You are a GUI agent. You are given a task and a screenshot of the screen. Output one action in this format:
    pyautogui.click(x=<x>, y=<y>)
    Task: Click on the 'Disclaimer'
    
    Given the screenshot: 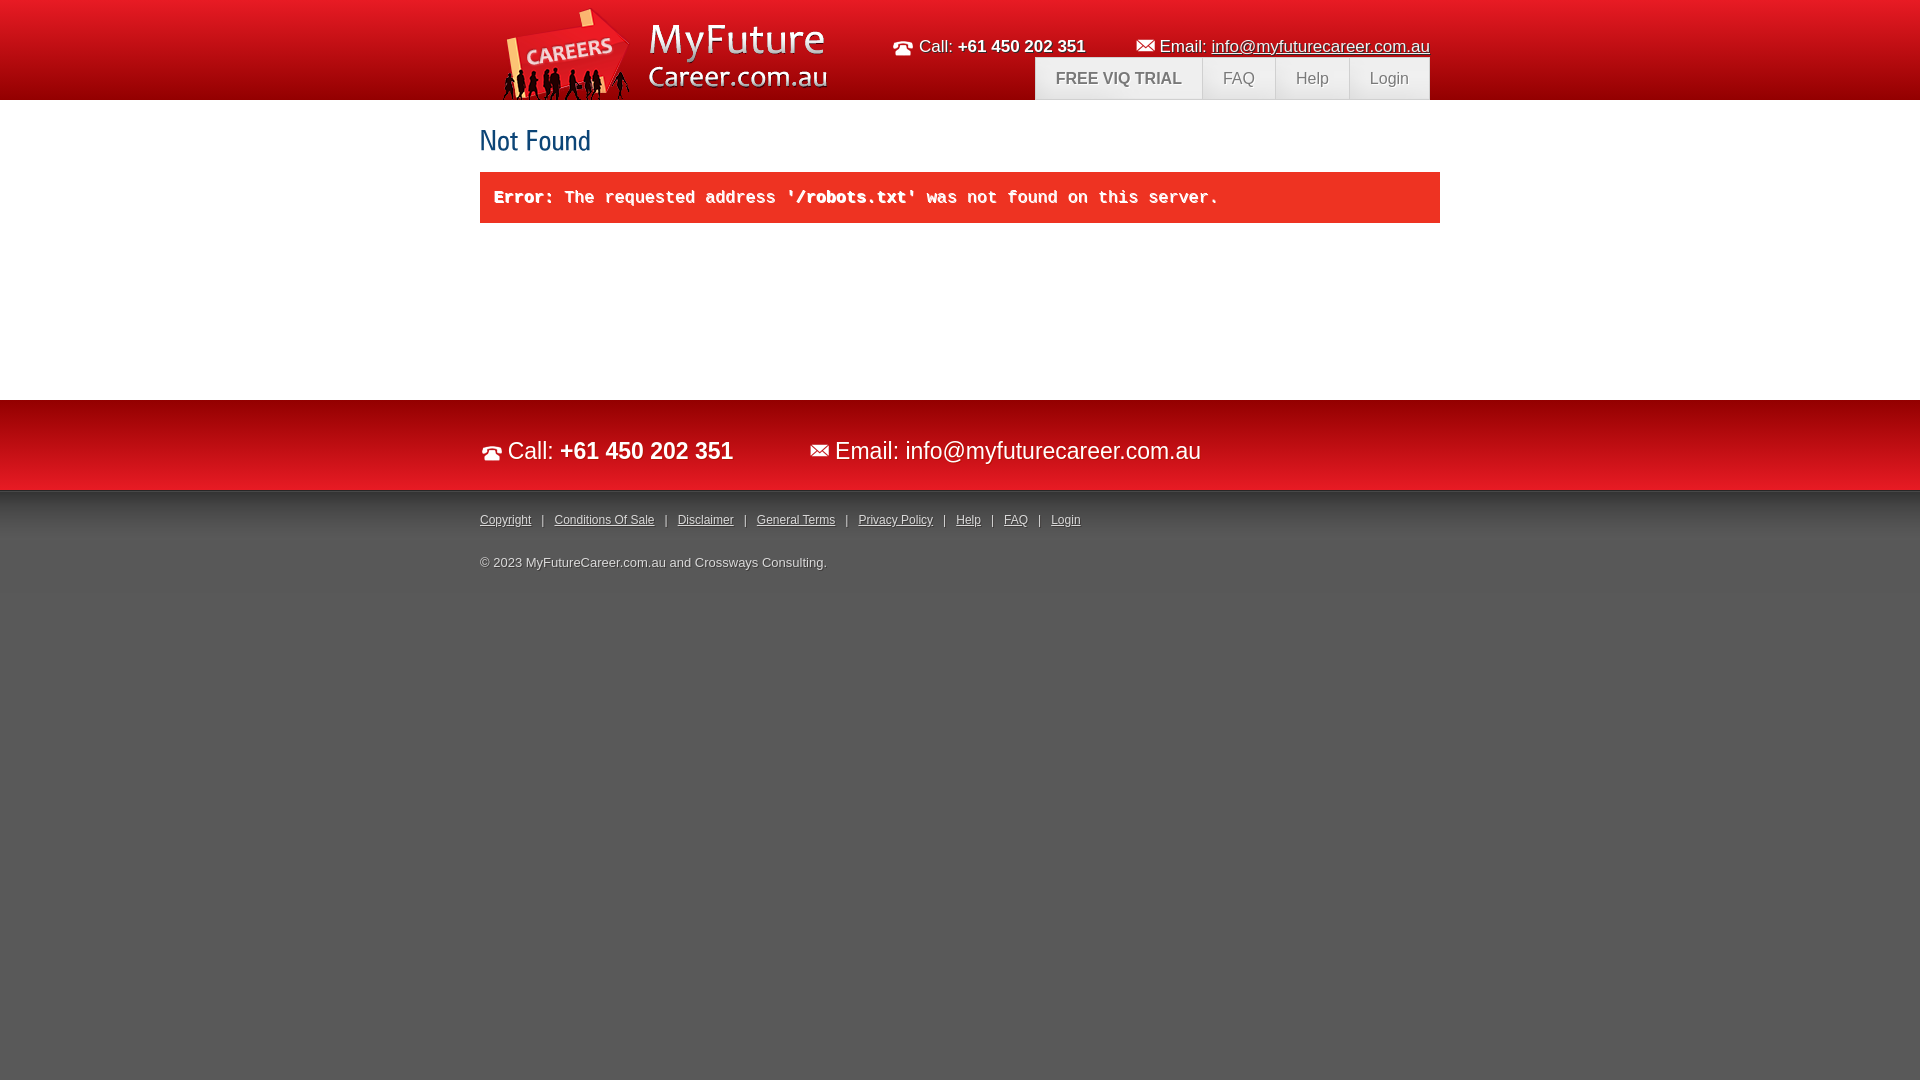 What is the action you would take?
    pyautogui.click(x=677, y=519)
    